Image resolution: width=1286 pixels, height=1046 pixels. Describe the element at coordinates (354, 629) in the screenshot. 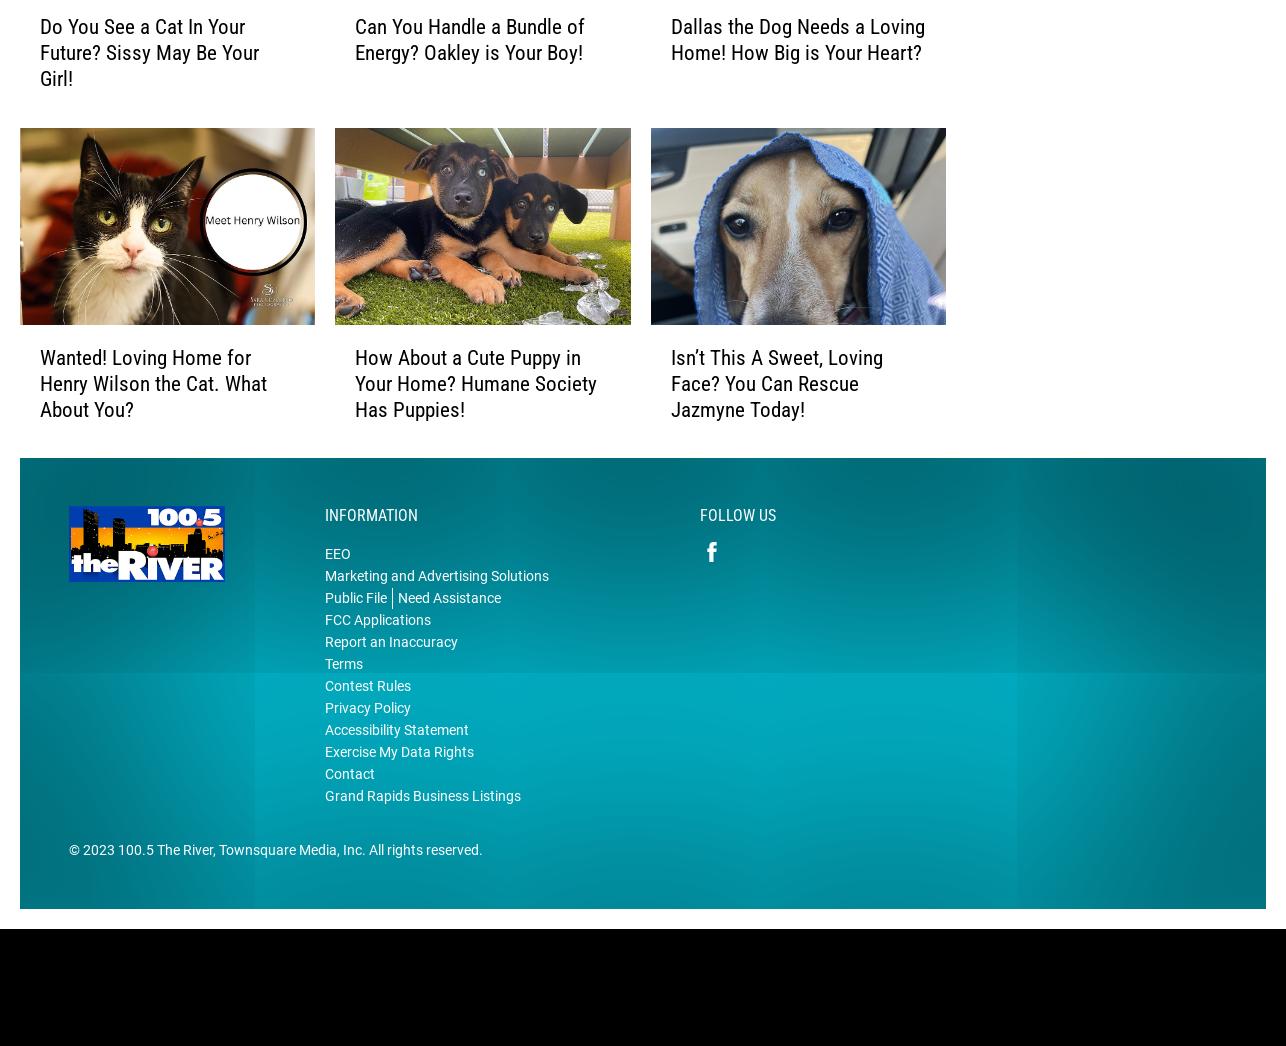

I see `'Public File'` at that location.